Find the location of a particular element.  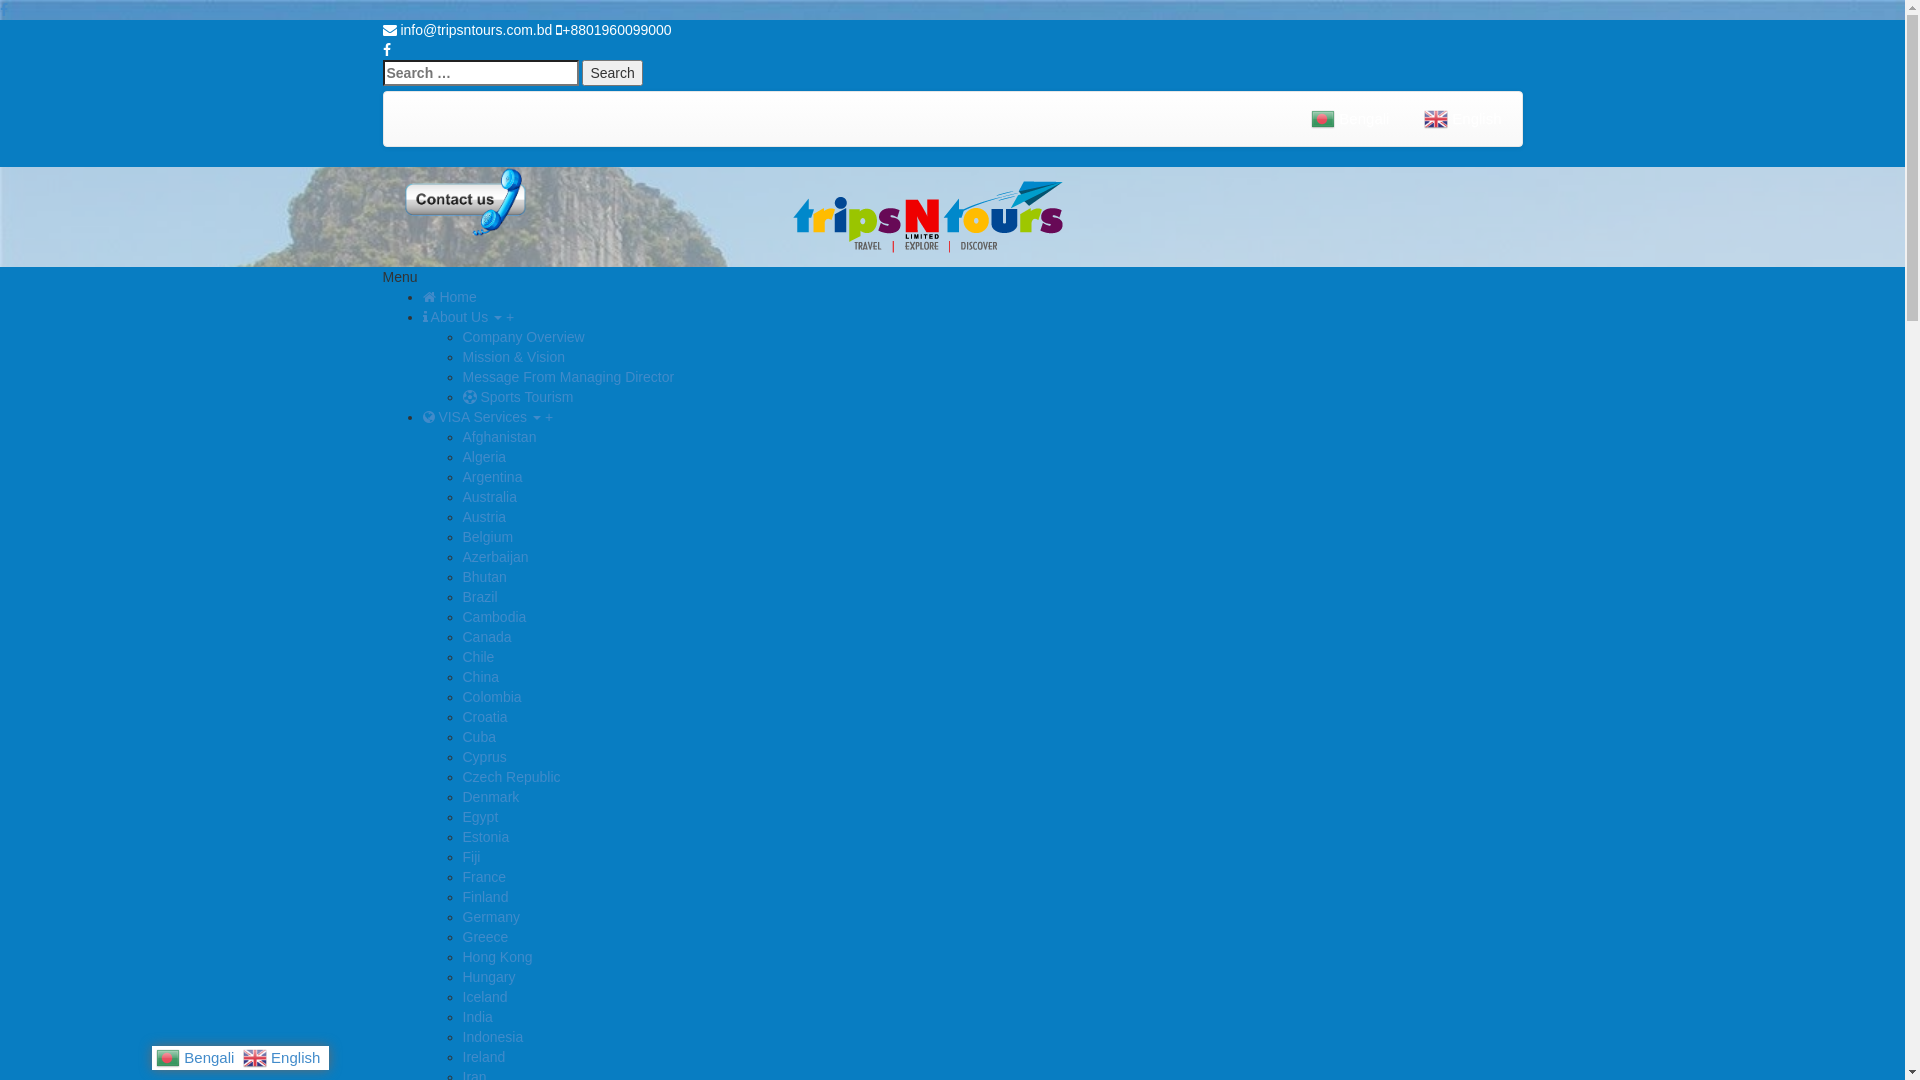

'Fiji' is located at coordinates (469, 855).